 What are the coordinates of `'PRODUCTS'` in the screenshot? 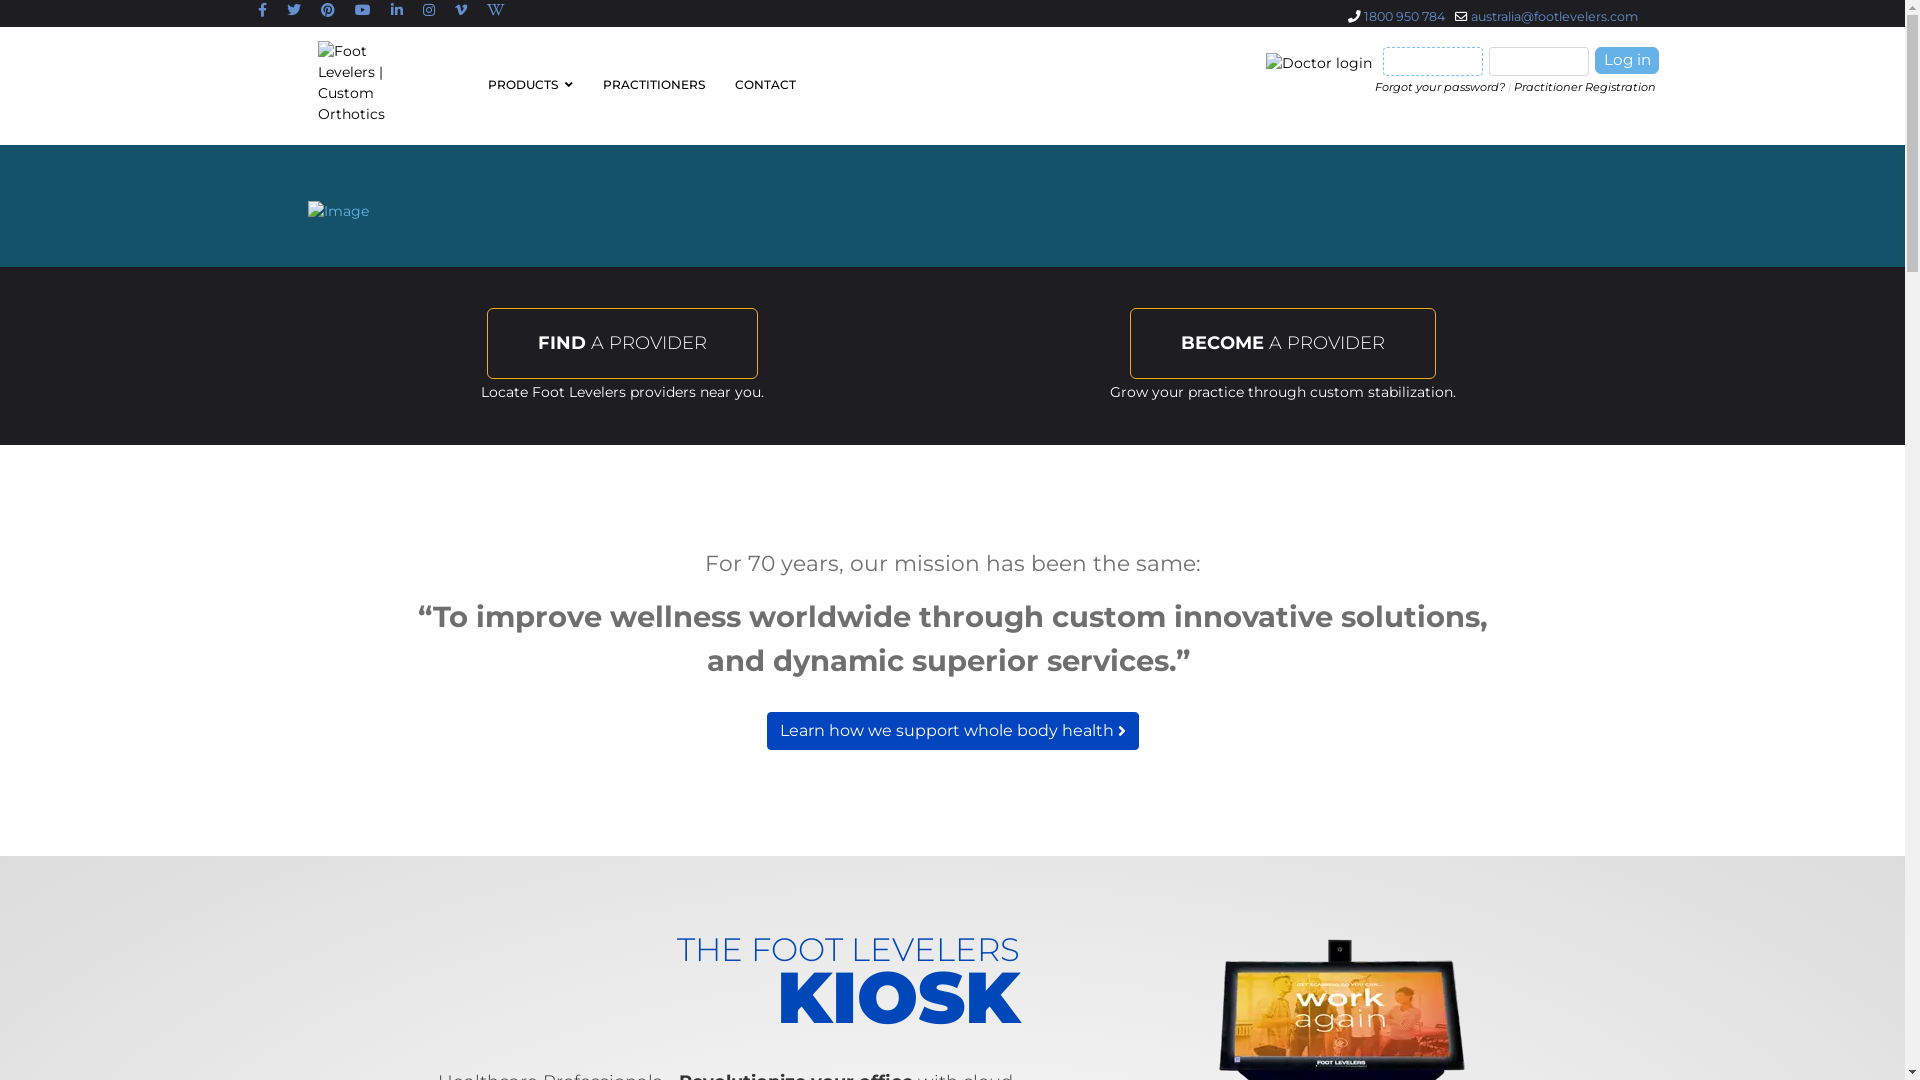 It's located at (529, 83).